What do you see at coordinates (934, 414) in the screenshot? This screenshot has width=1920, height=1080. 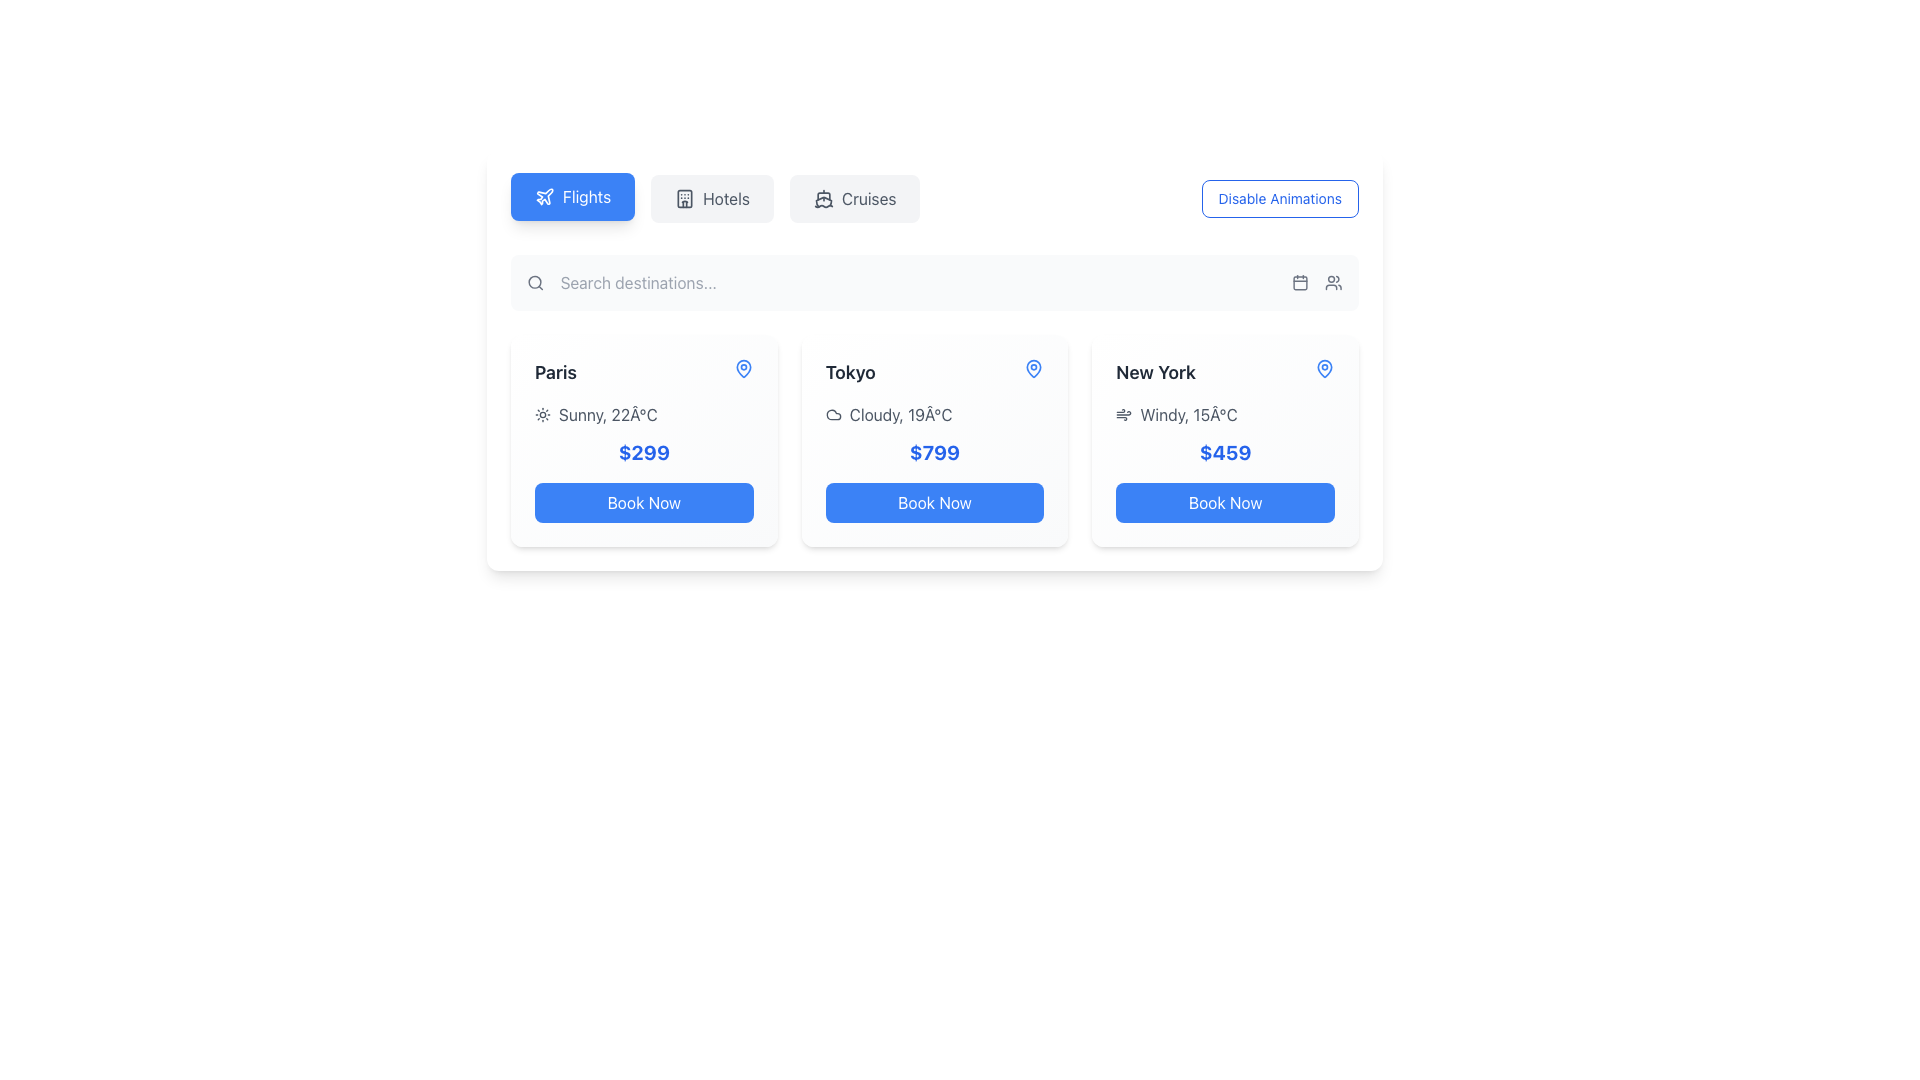 I see `the weather information display for Tokyo, which consists of an icon and a text label, positioned above the '$799' price text` at bounding box center [934, 414].